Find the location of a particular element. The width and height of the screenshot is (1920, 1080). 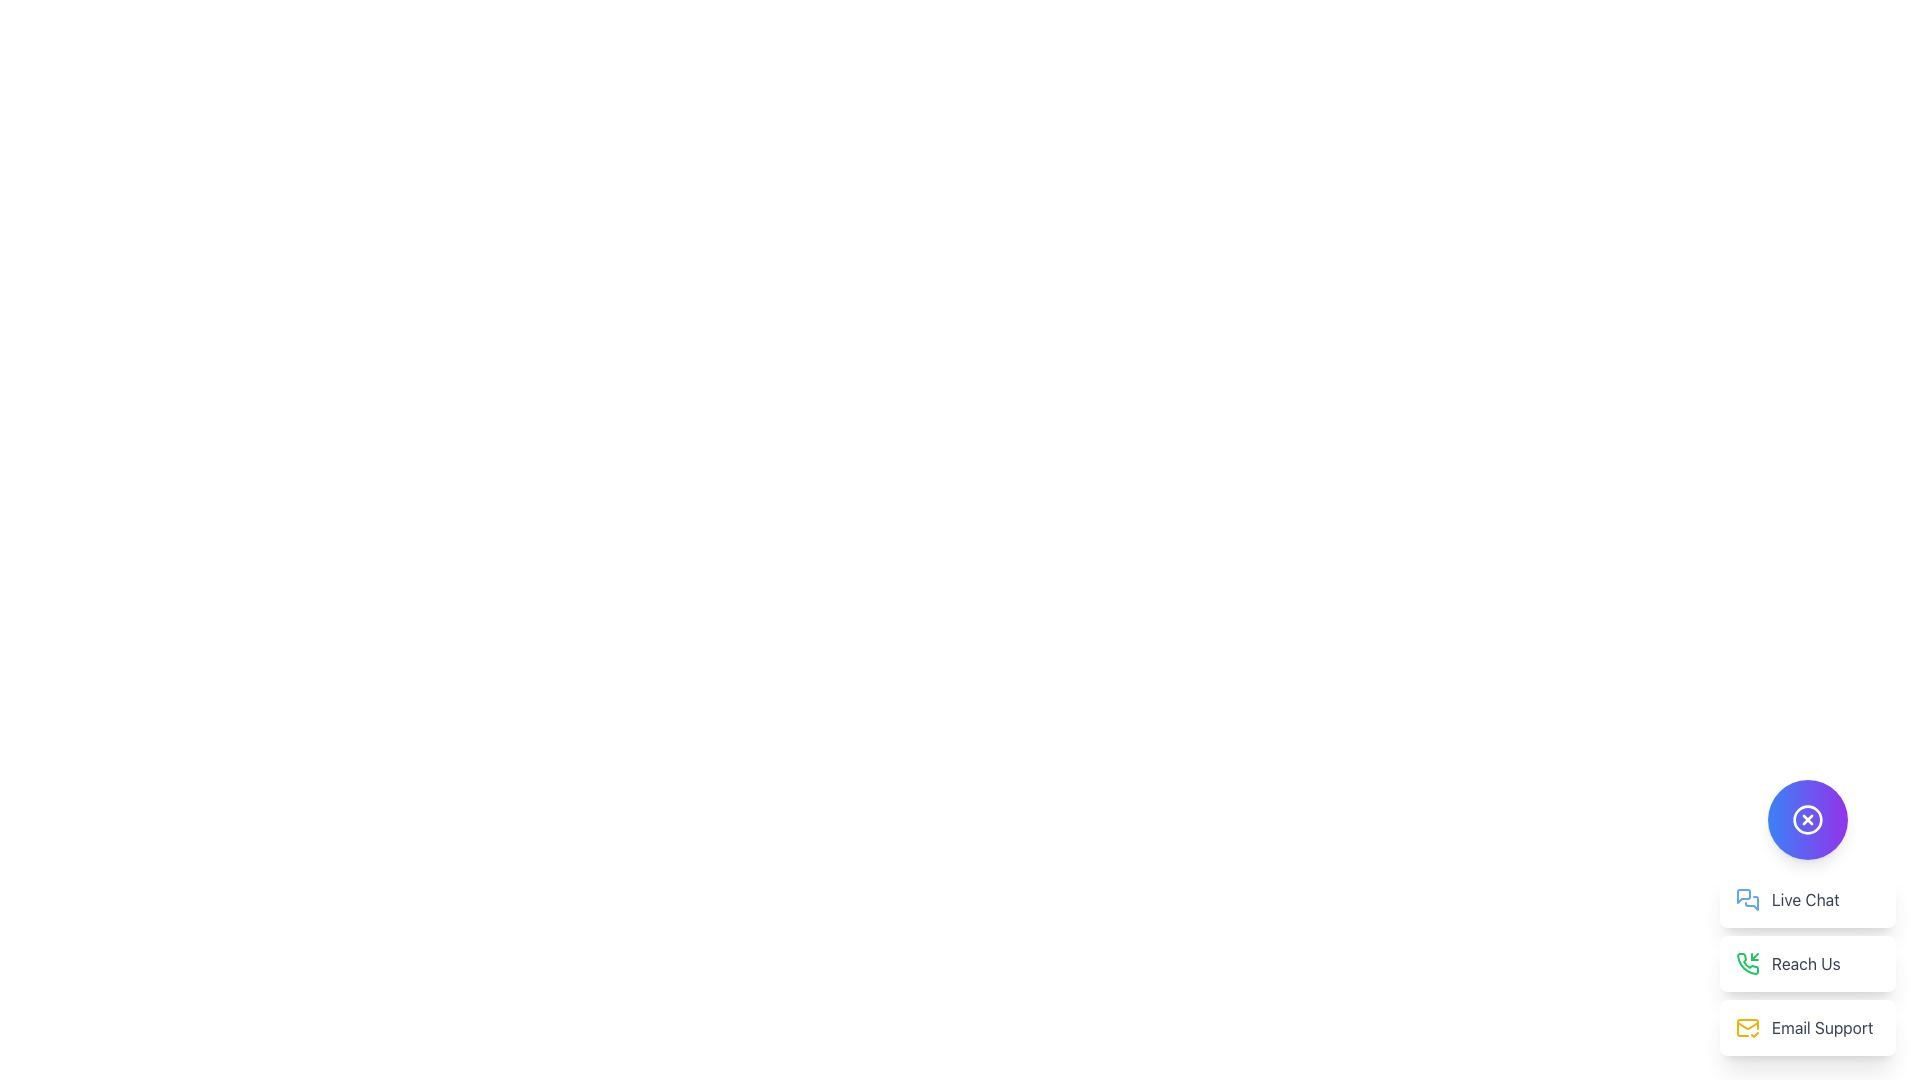

the Text Label that serves as the label for the live chat support menu item, located in the second position of the vertical stack in the bottom right corner is located at coordinates (1805, 898).